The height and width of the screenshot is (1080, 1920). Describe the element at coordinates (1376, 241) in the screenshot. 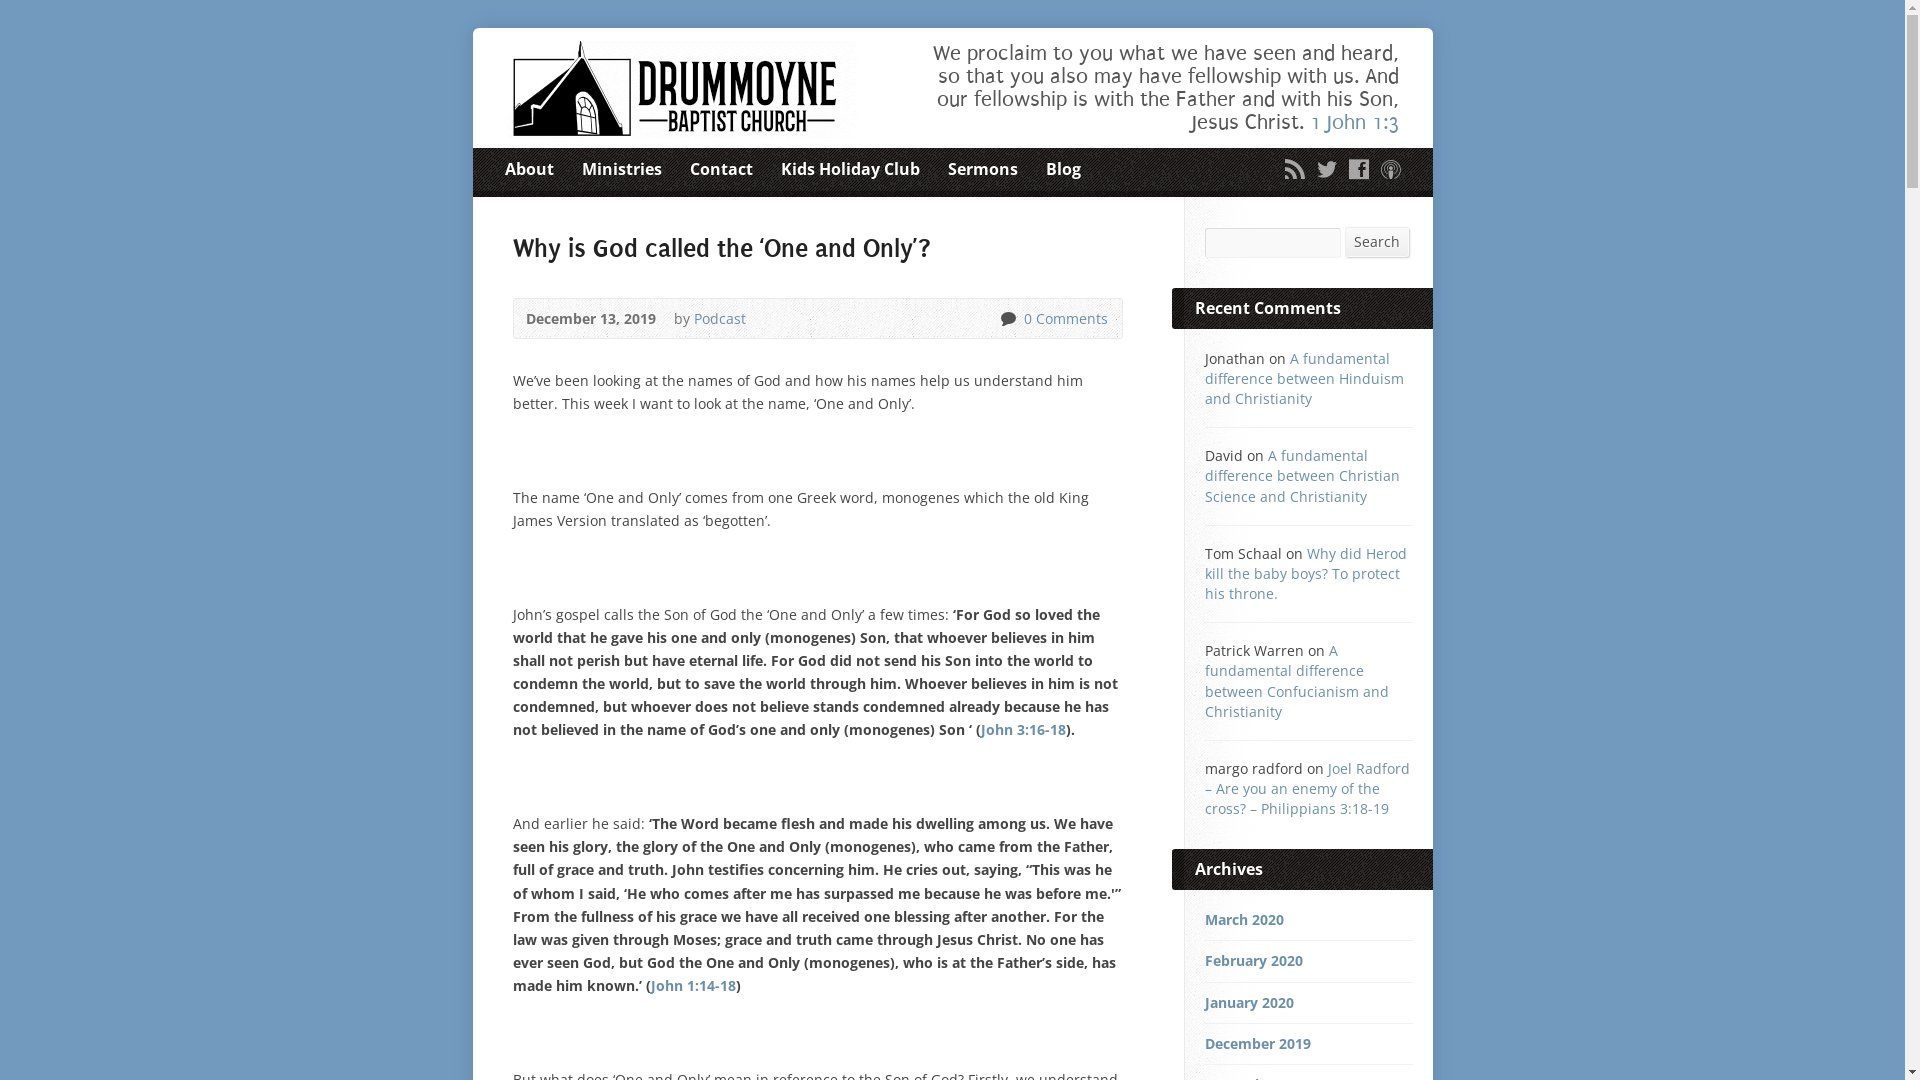

I see `'Search'` at that location.